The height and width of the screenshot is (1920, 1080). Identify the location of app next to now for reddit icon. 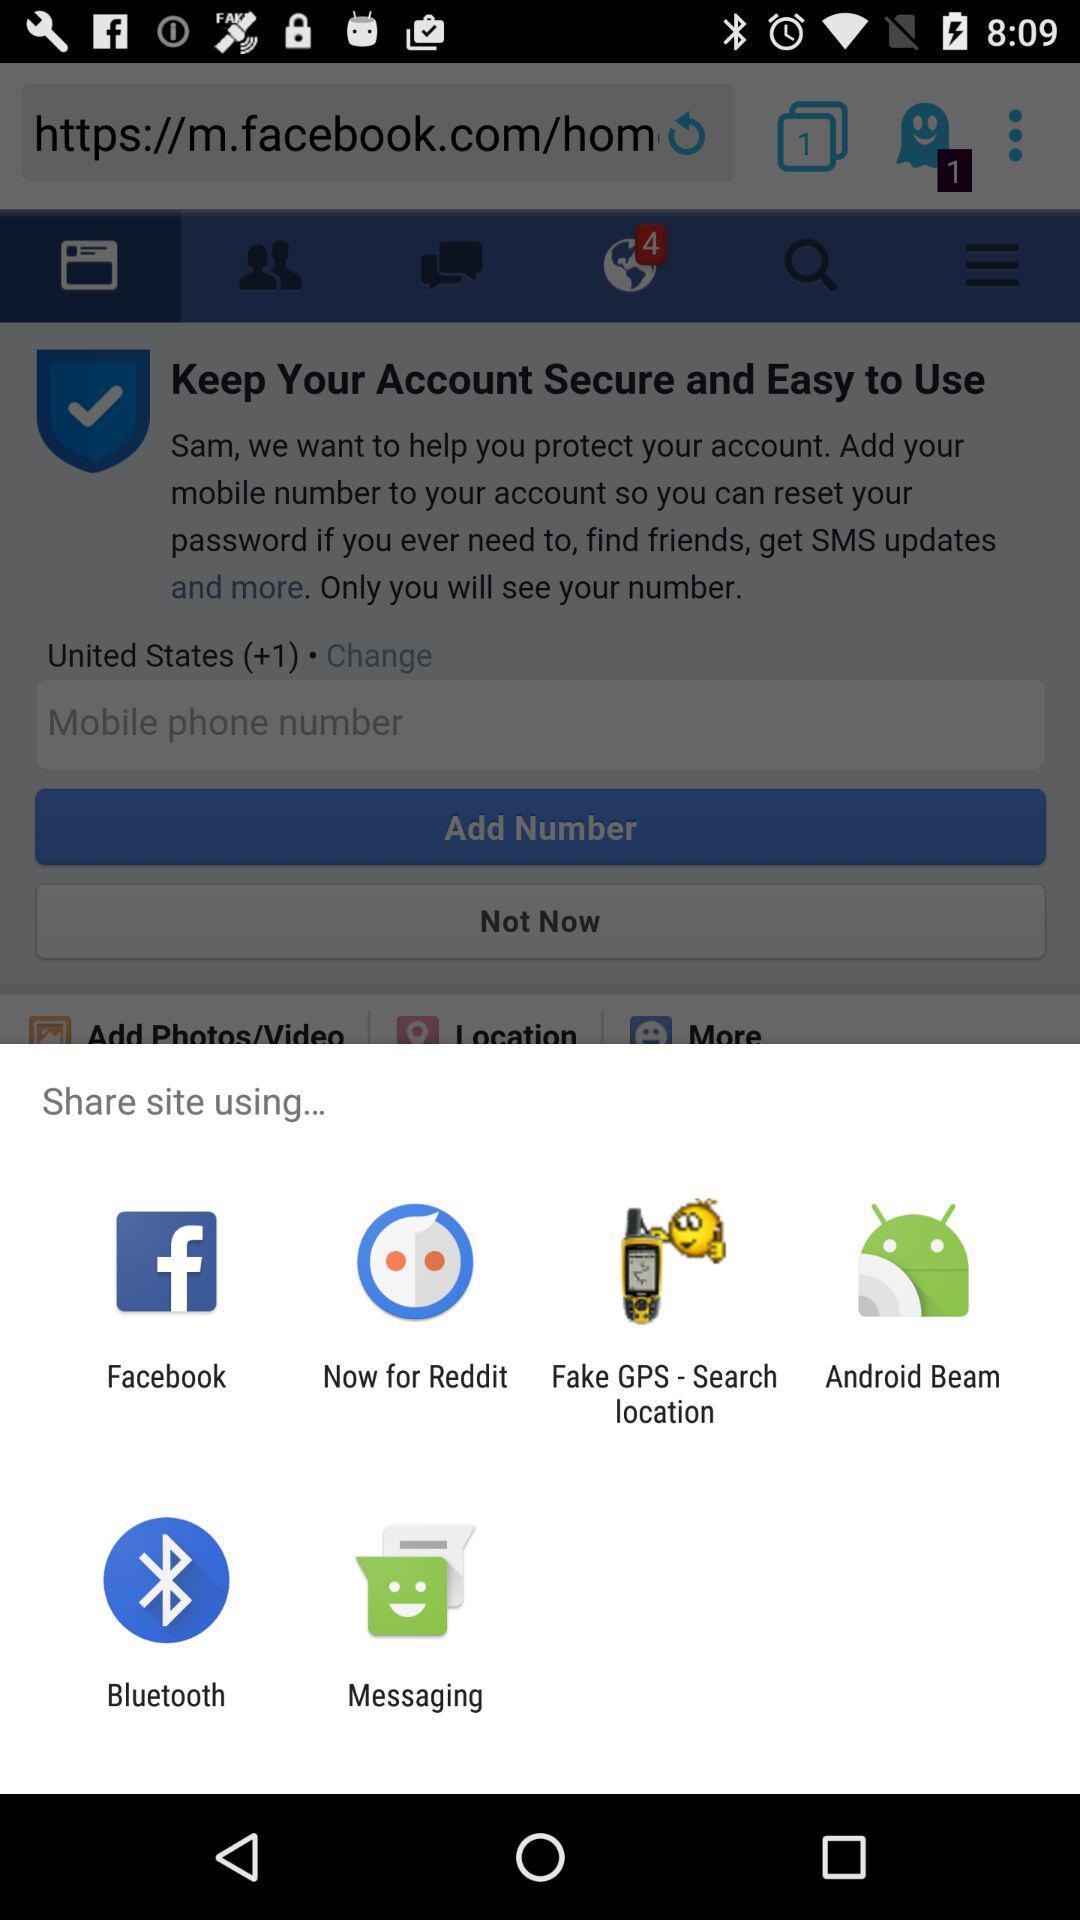
(664, 1392).